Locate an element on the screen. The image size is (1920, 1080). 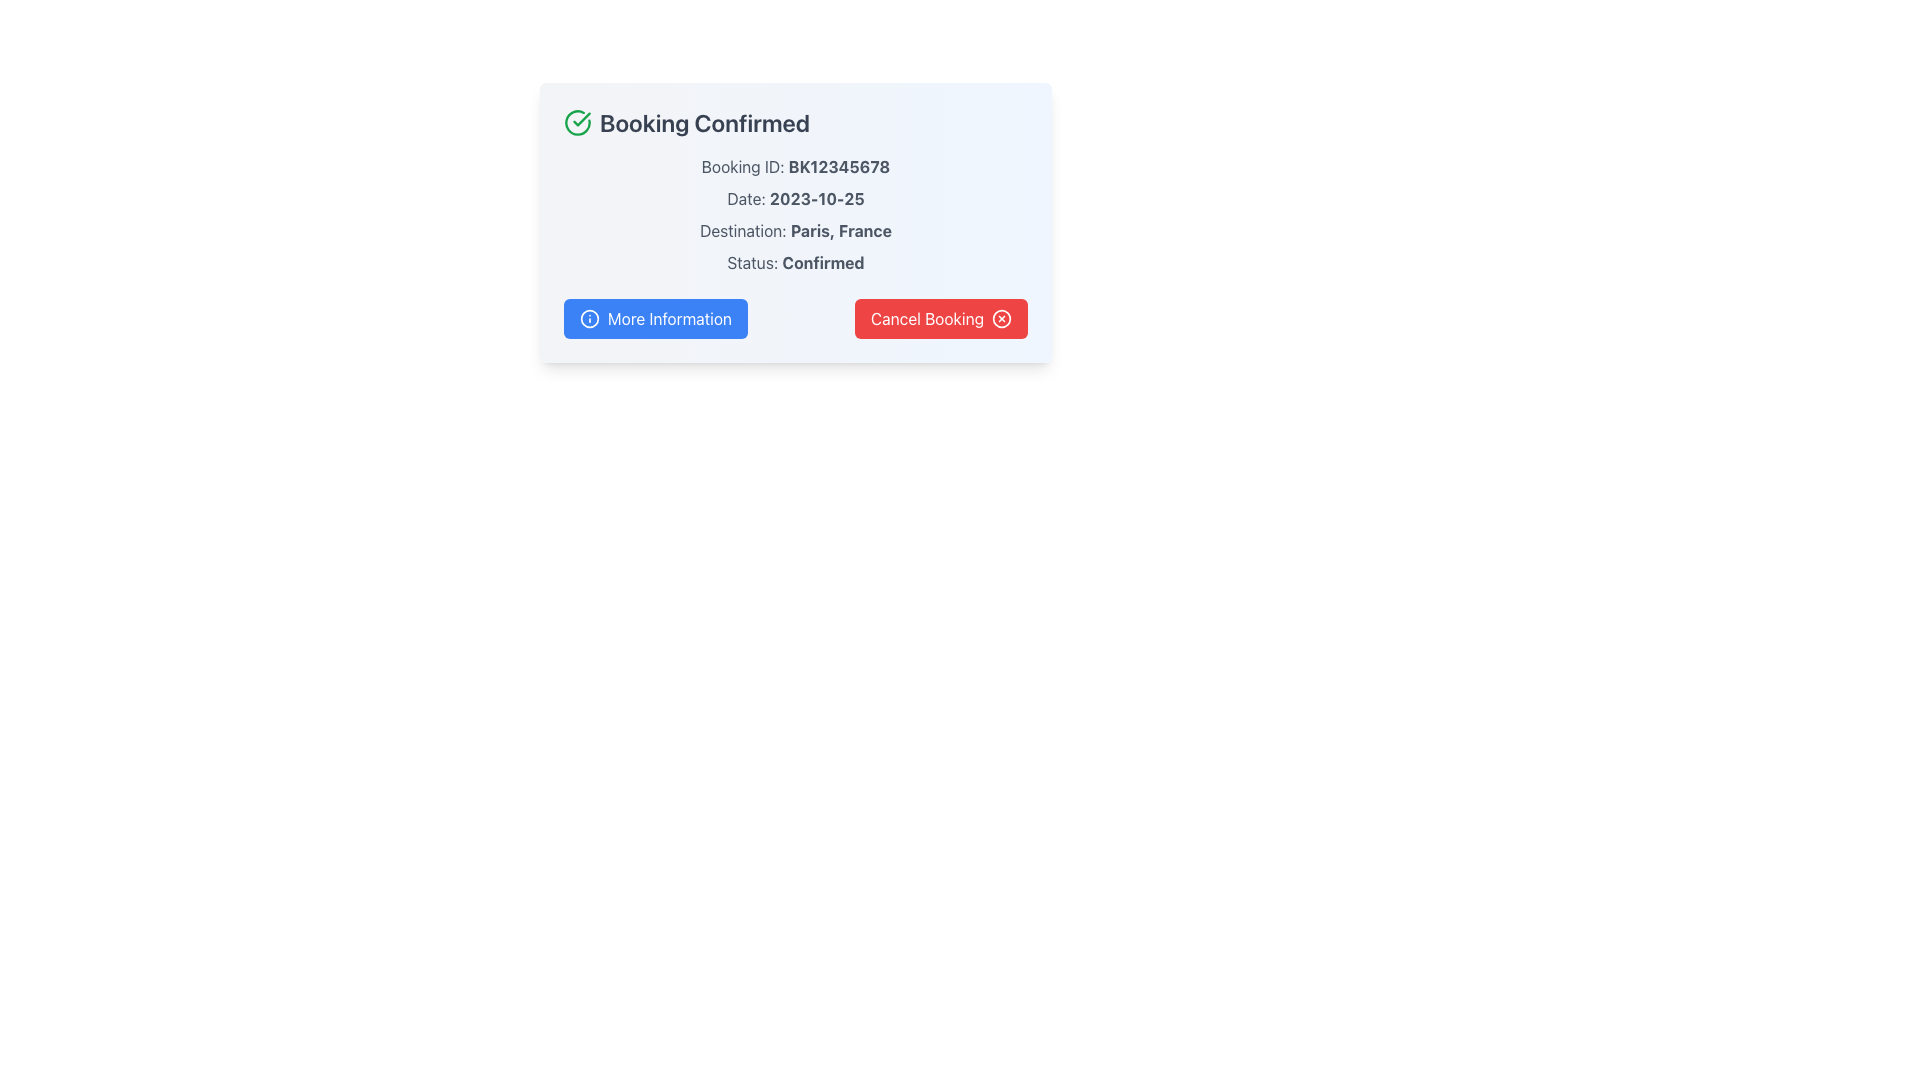
the decorative Circle element that is part of an SVG graphic located to the left of the 'More Information' button within the confirmation message section is located at coordinates (589, 318).